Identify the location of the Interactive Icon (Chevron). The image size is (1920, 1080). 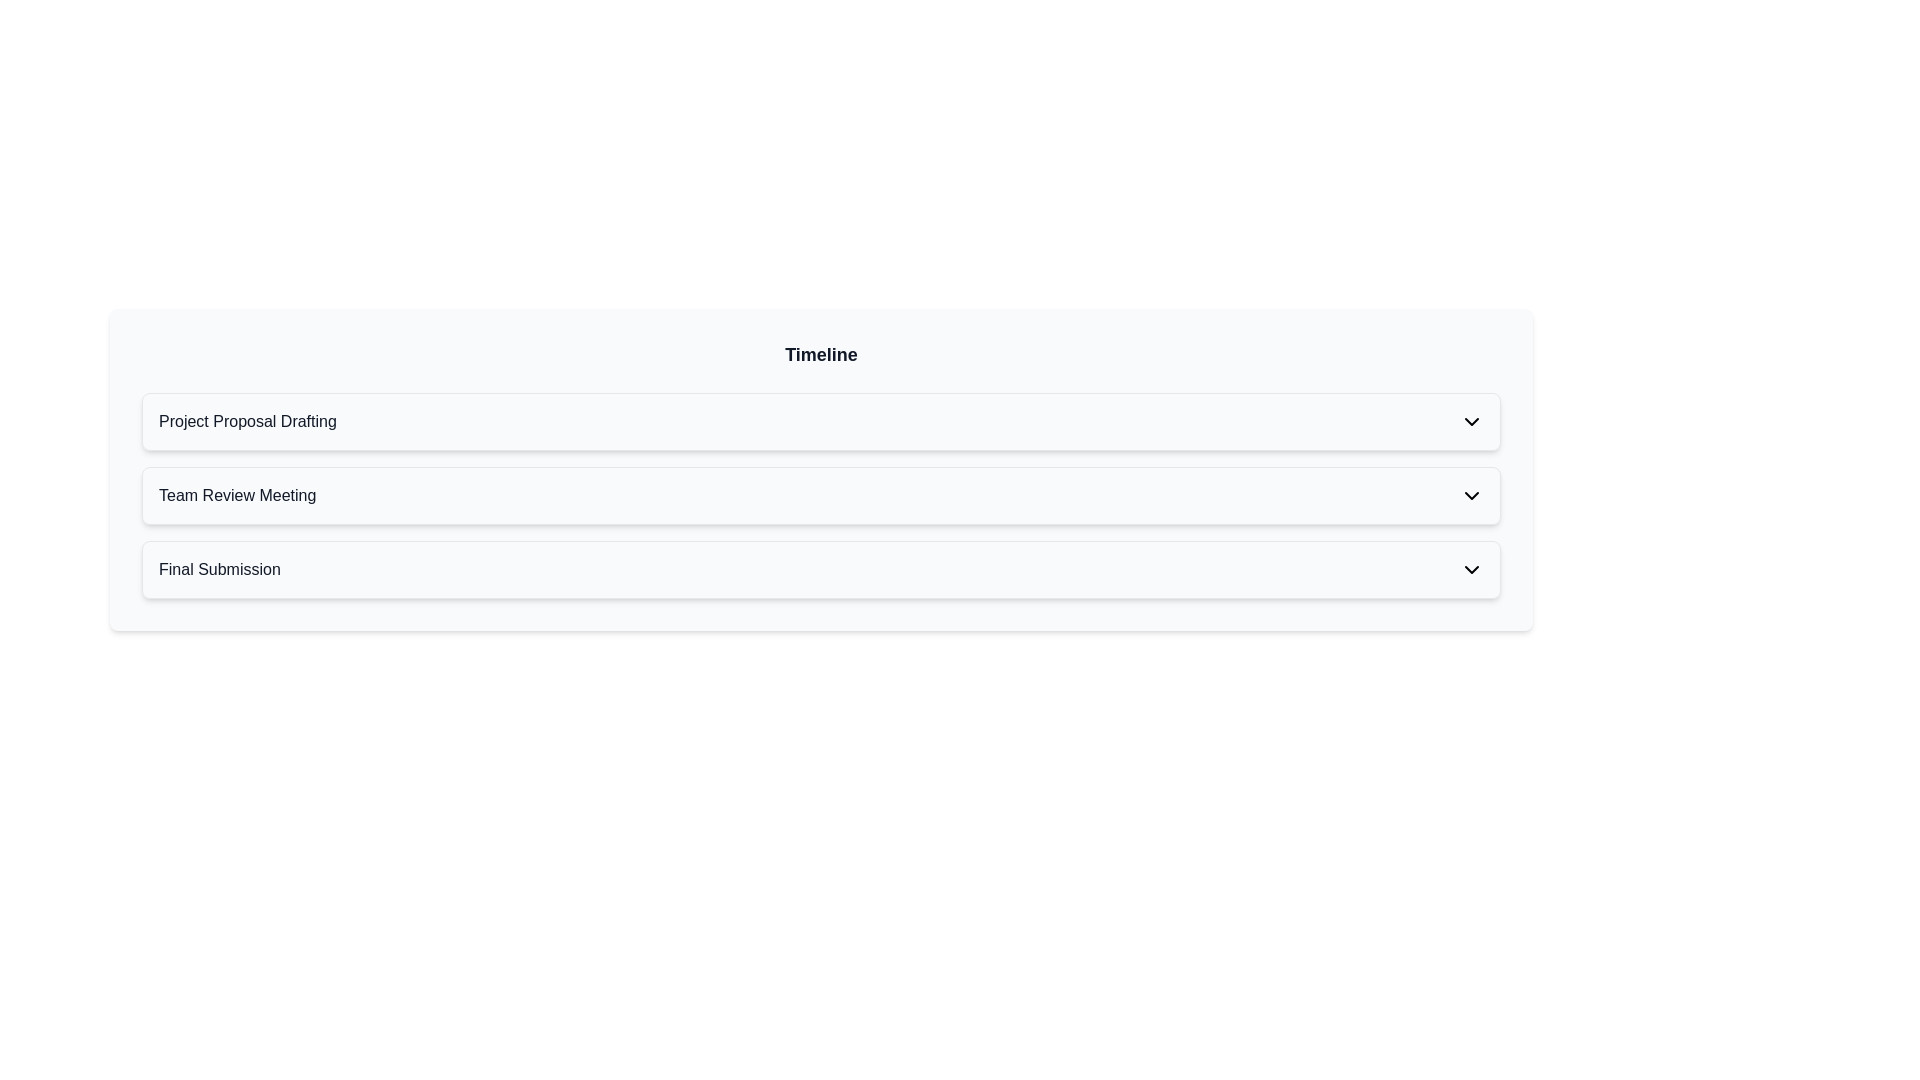
(1472, 420).